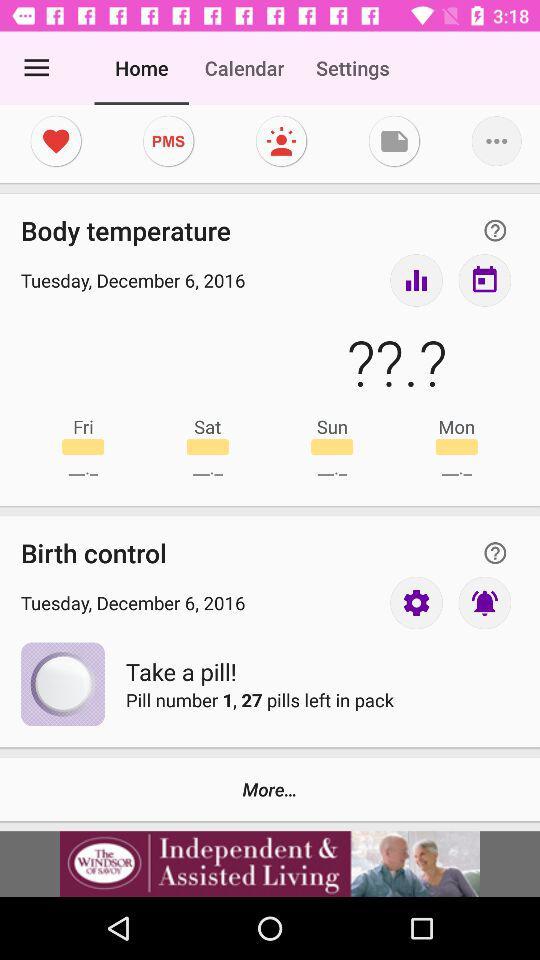 The height and width of the screenshot is (960, 540). Describe the element at coordinates (56, 140) in the screenshot. I see `favorite` at that location.